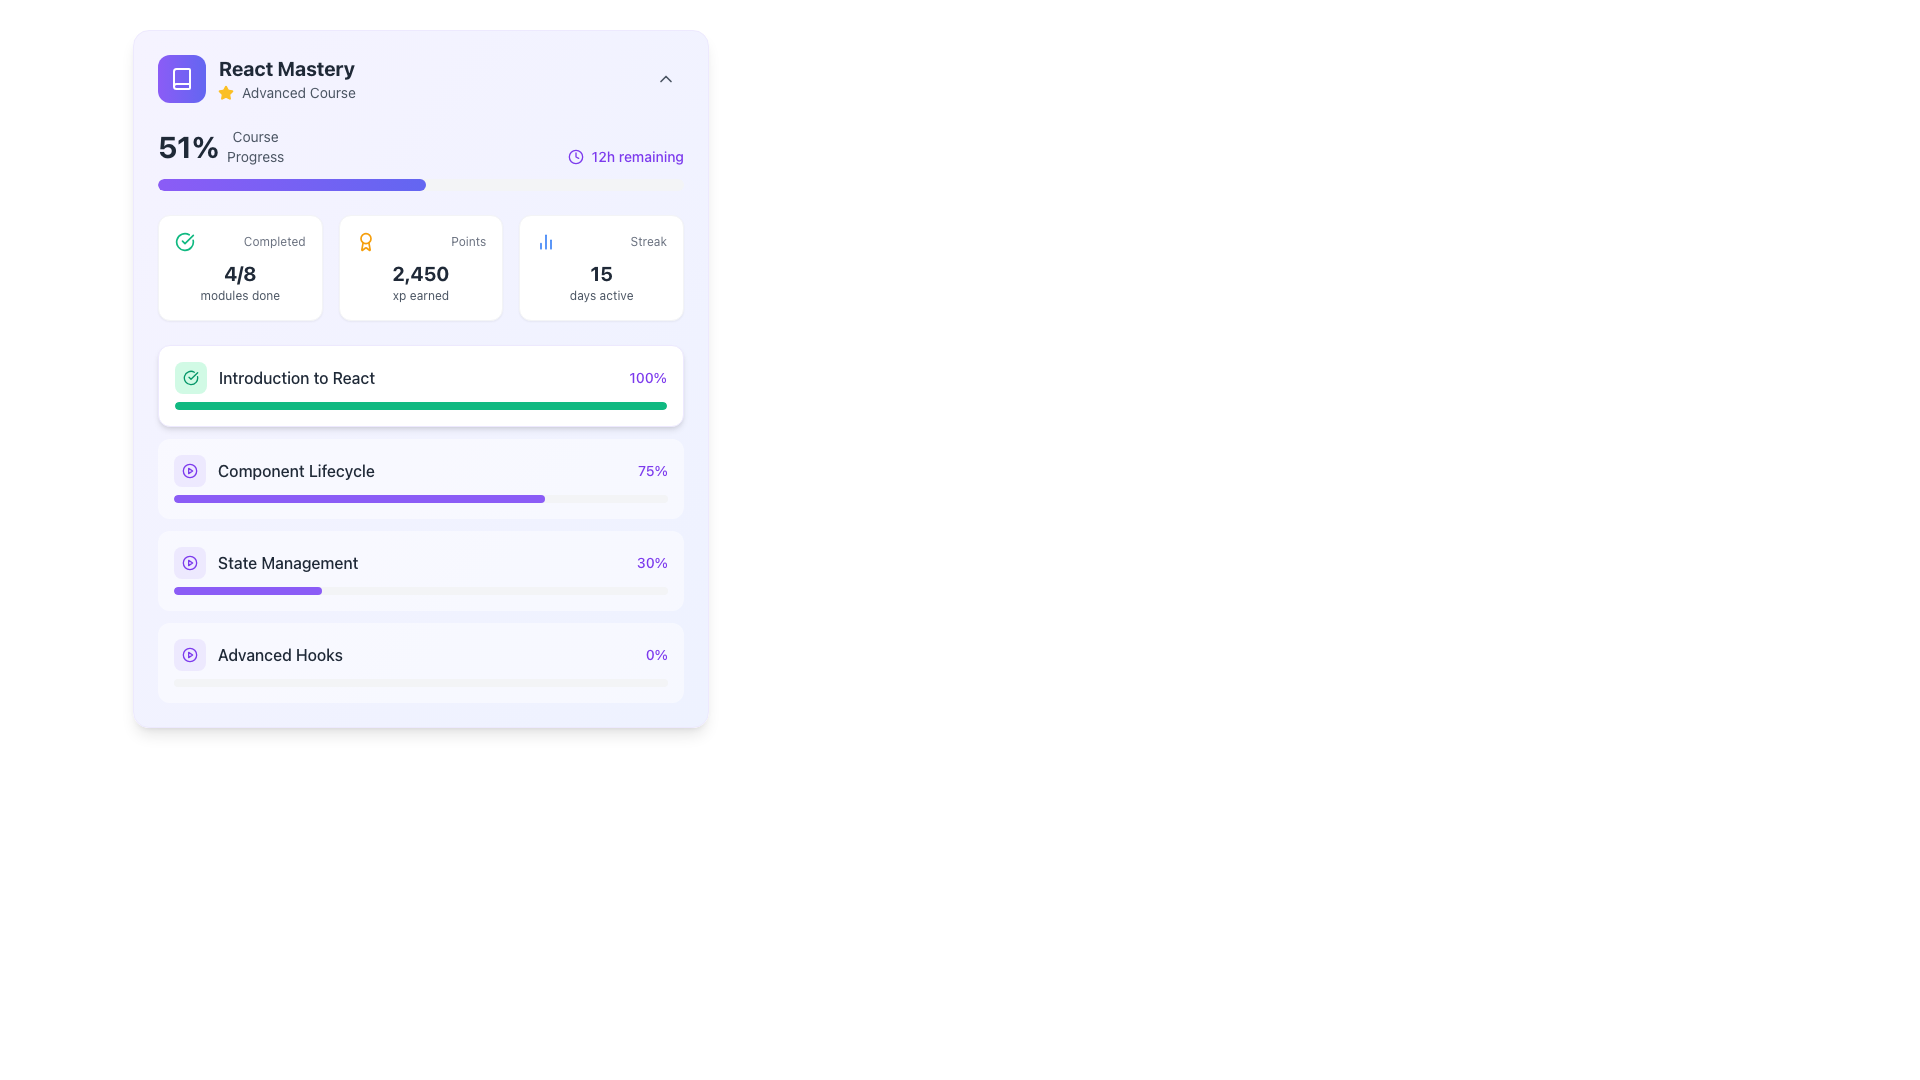 Image resolution: width=1920 pixels, height=1080 pixels. Describe the element at coordinates (600, 266) in the screenshot. I see `the informational card displaying the numeric value '15' in bold black font, which is located in the third column of a grid of three cards at the top section of the interface` at that location.